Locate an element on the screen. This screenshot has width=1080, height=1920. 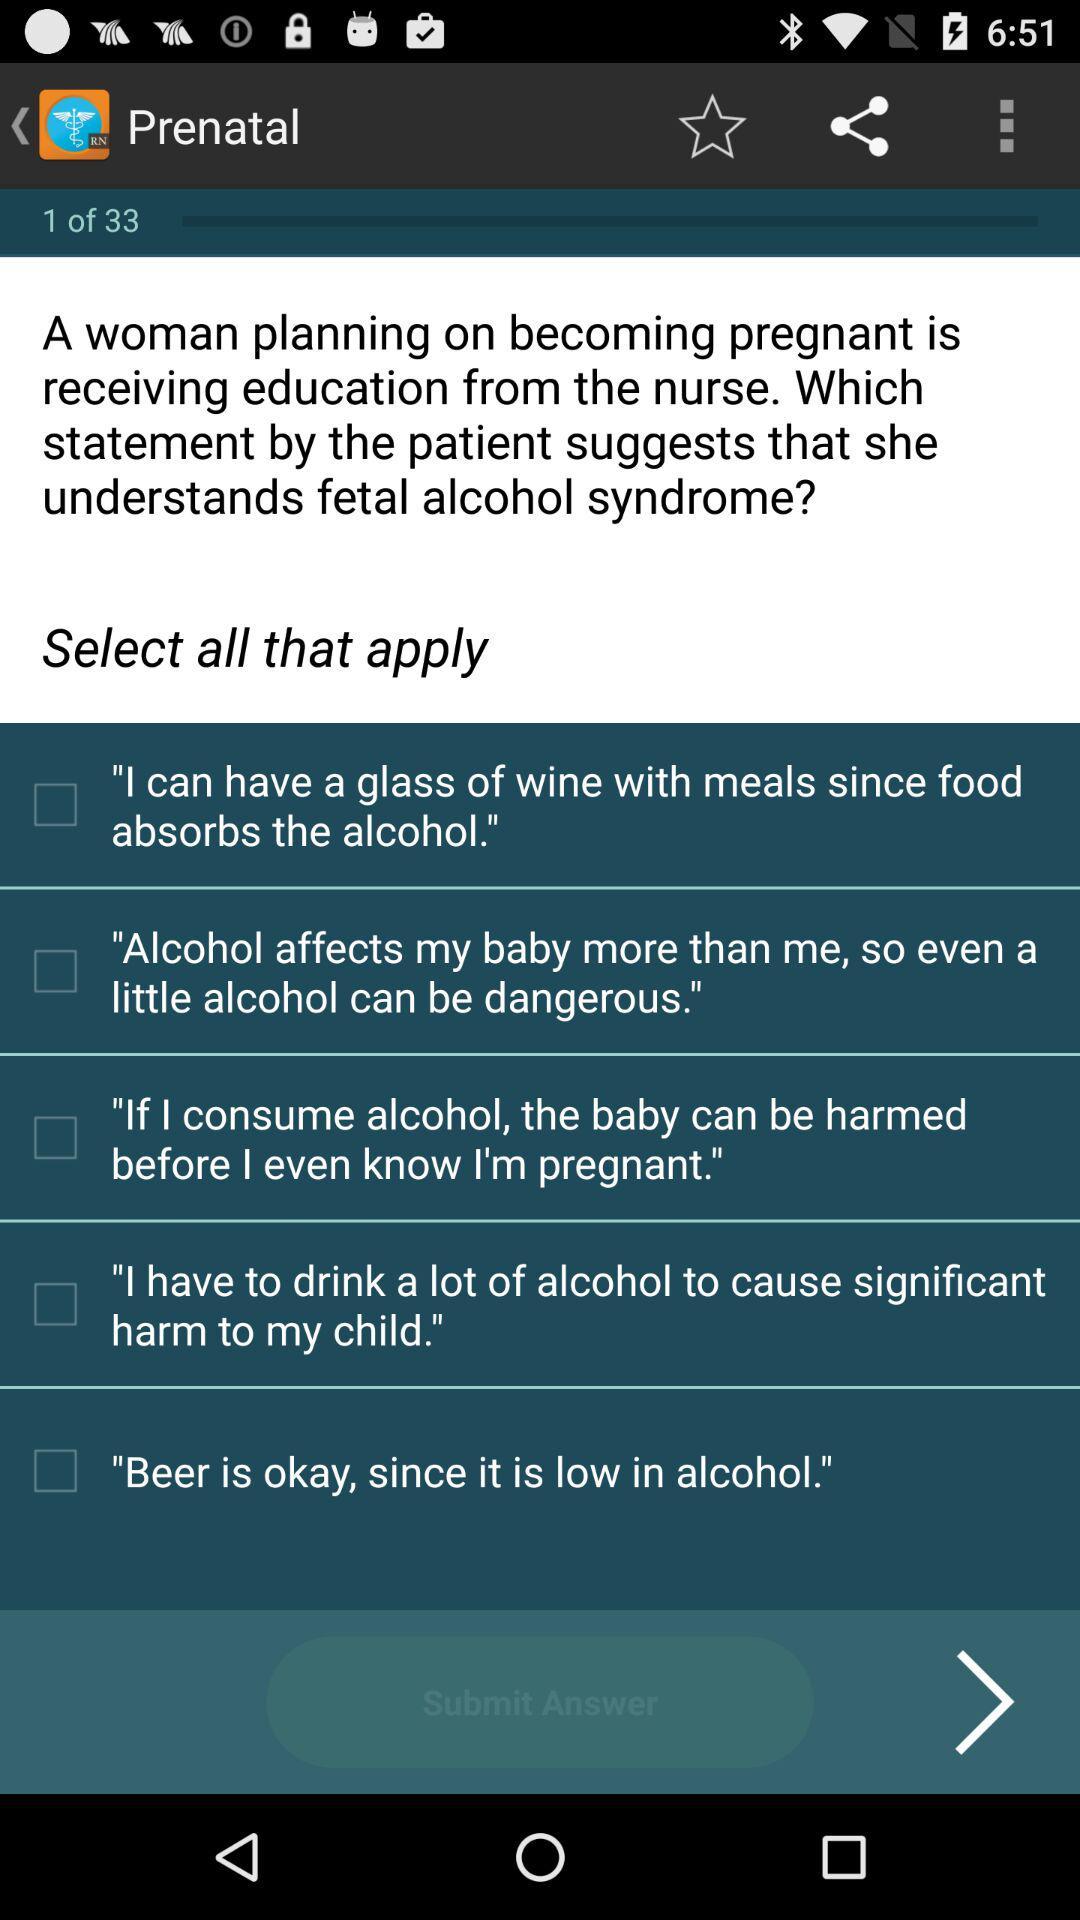
app next to prenatal app is located at coordinates (711, 124).